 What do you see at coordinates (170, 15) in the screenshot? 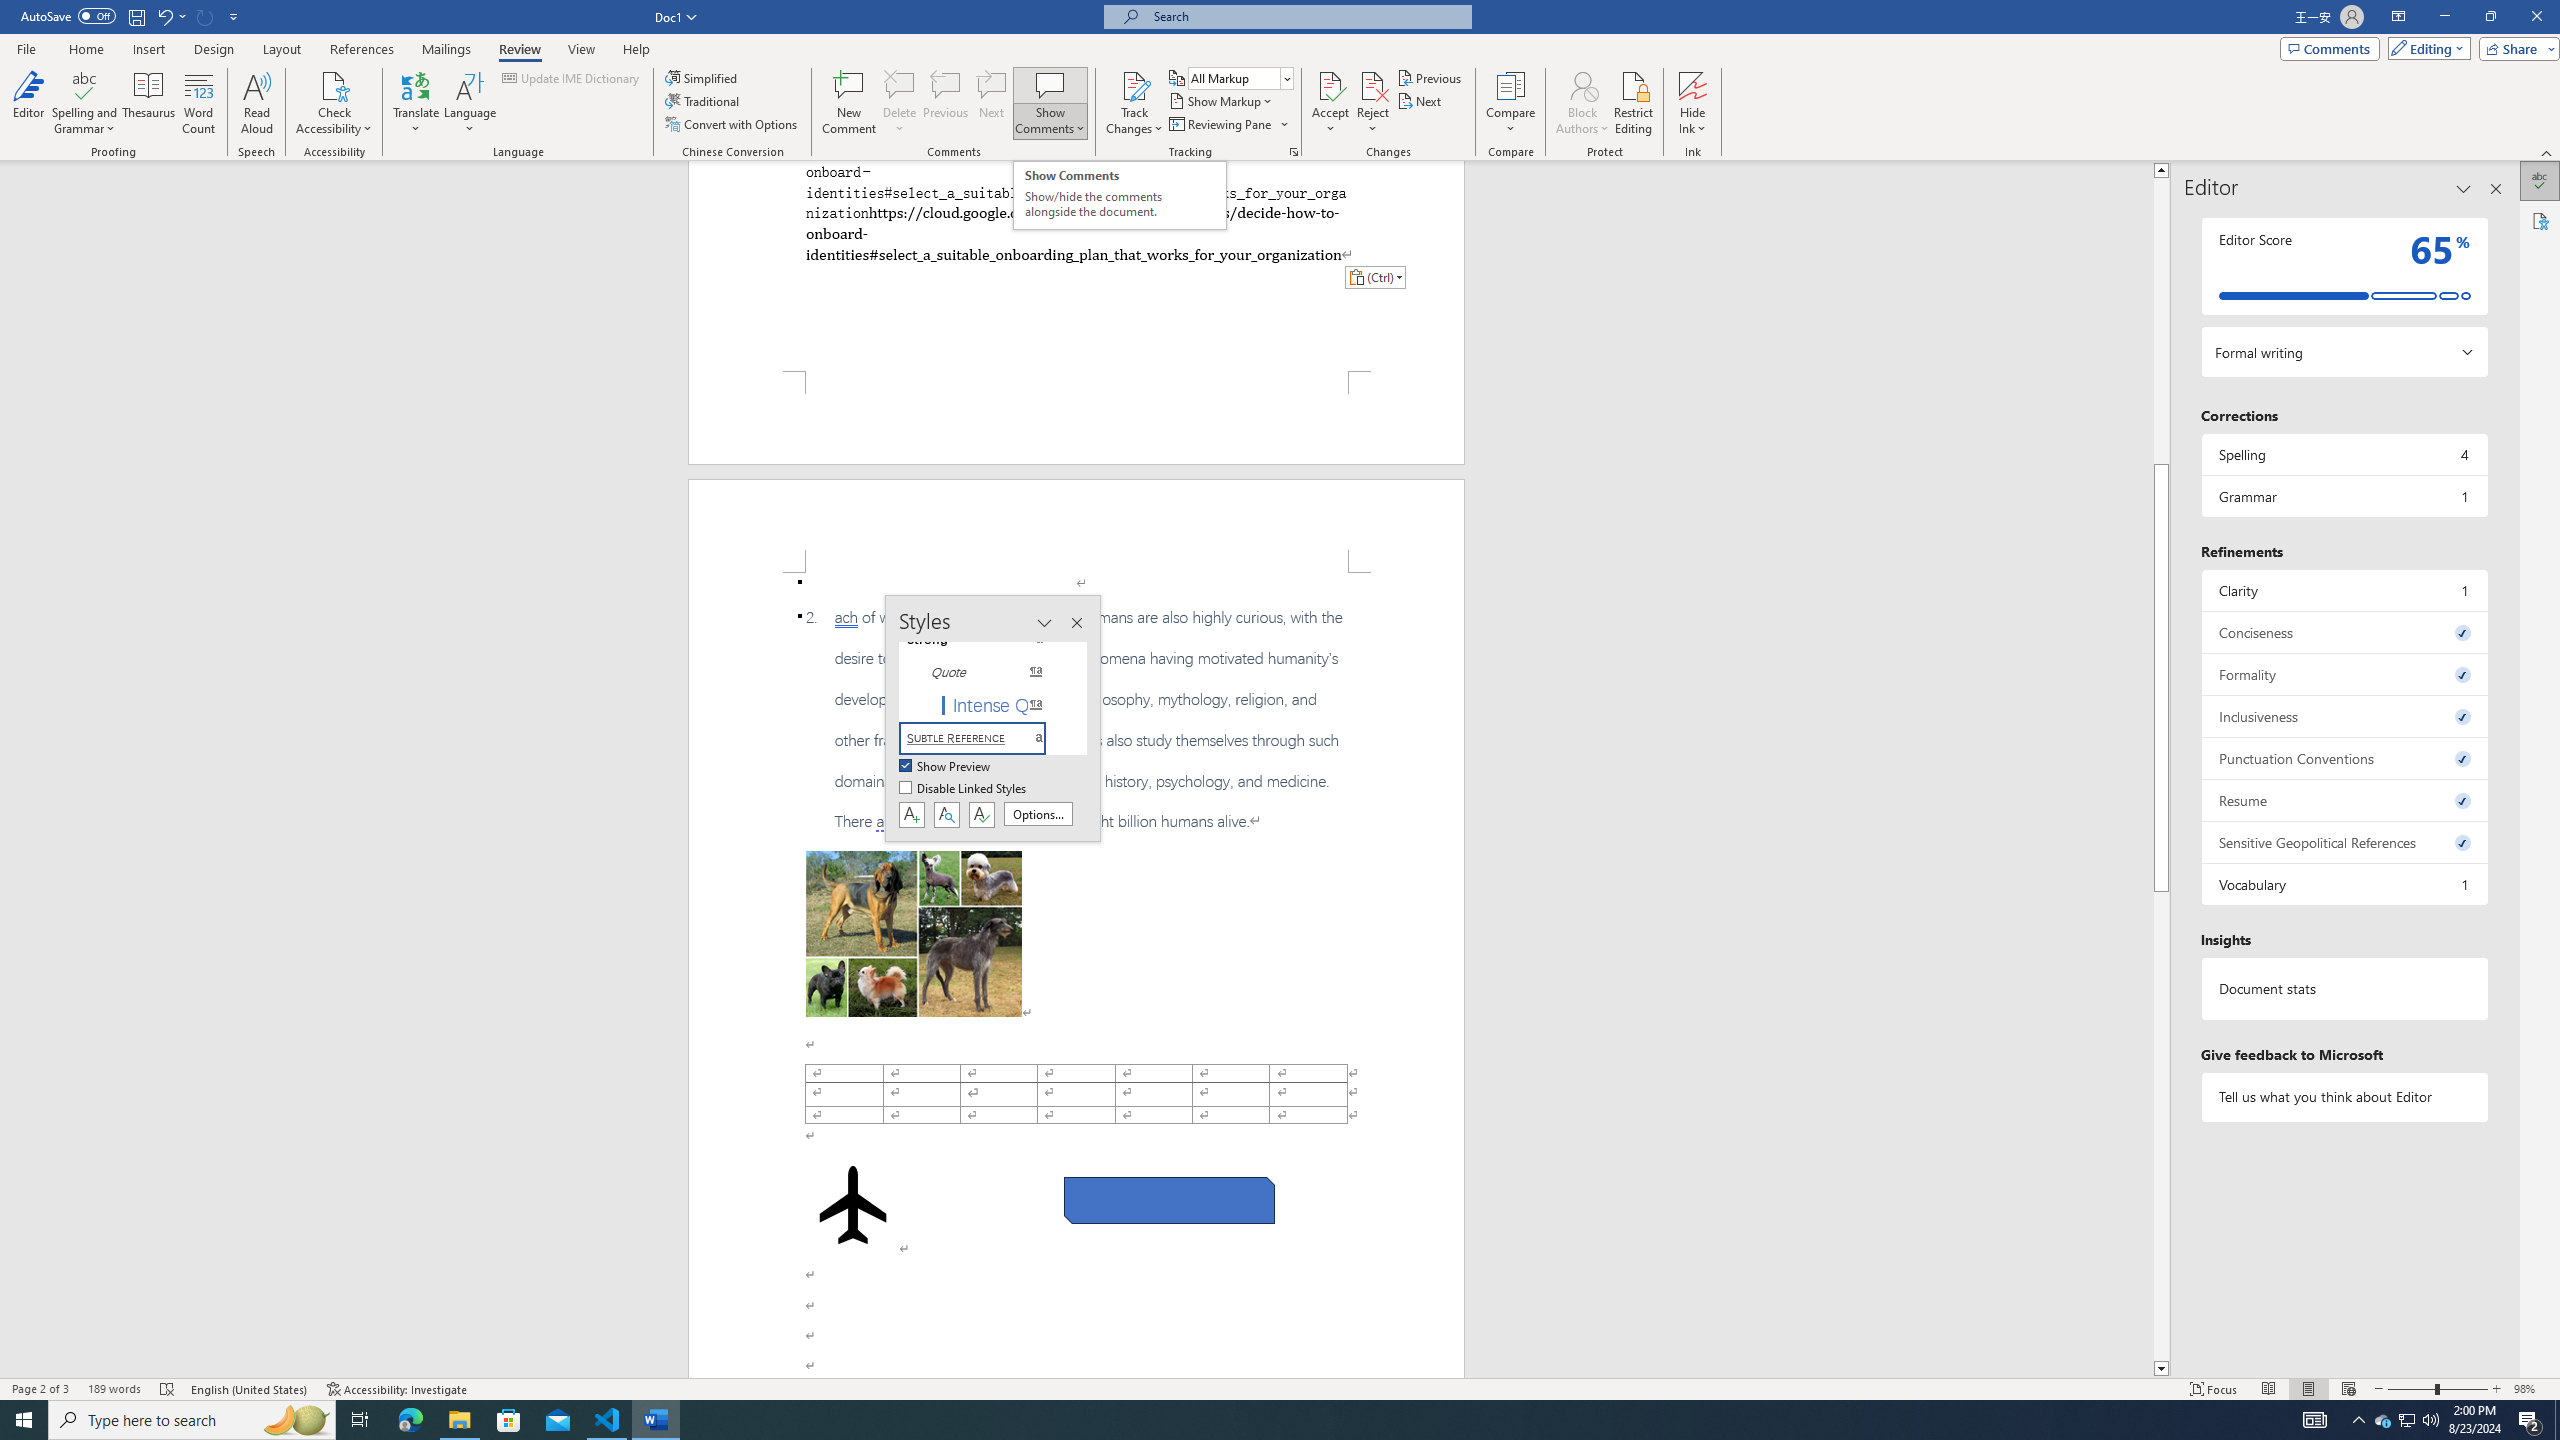
I see `'Undo Paste'` at bounding box center [170, 15].